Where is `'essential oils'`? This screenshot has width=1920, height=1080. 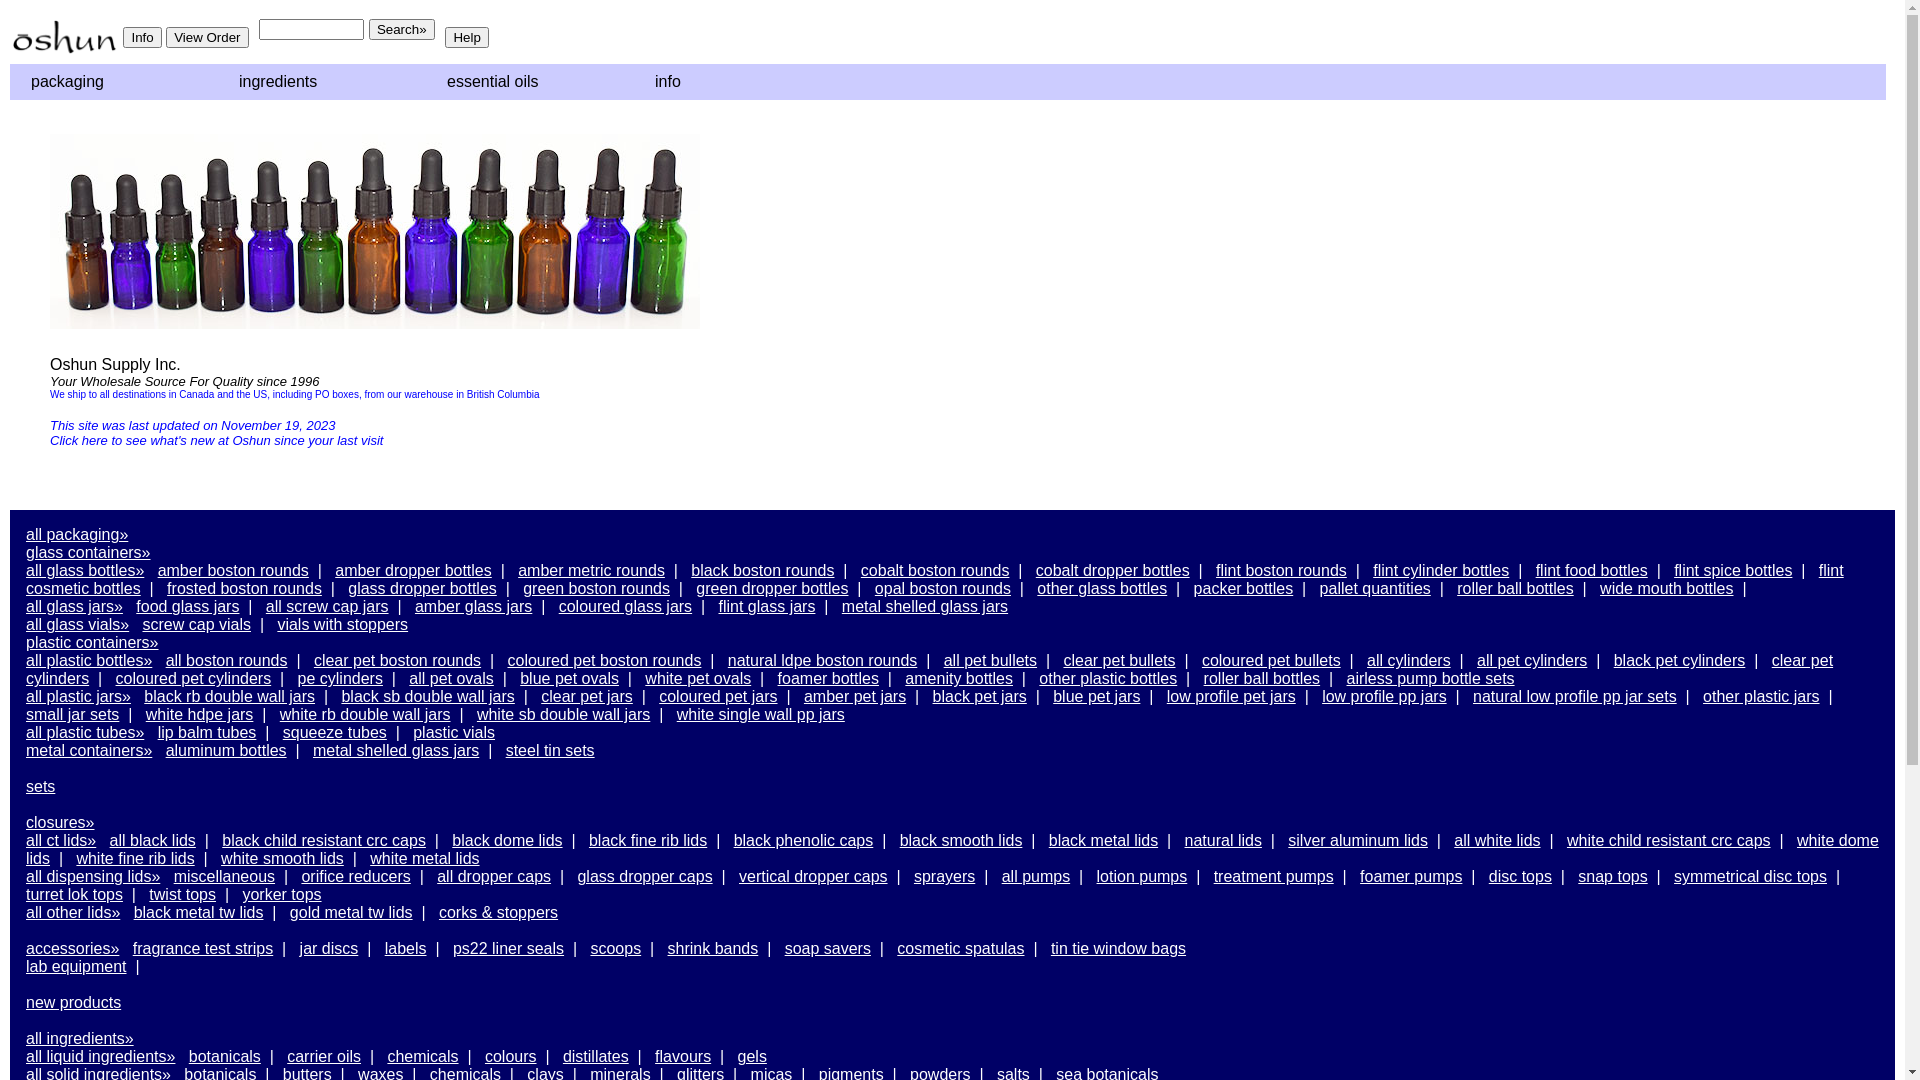
'essential oils' is located at coordinates (430, 80).